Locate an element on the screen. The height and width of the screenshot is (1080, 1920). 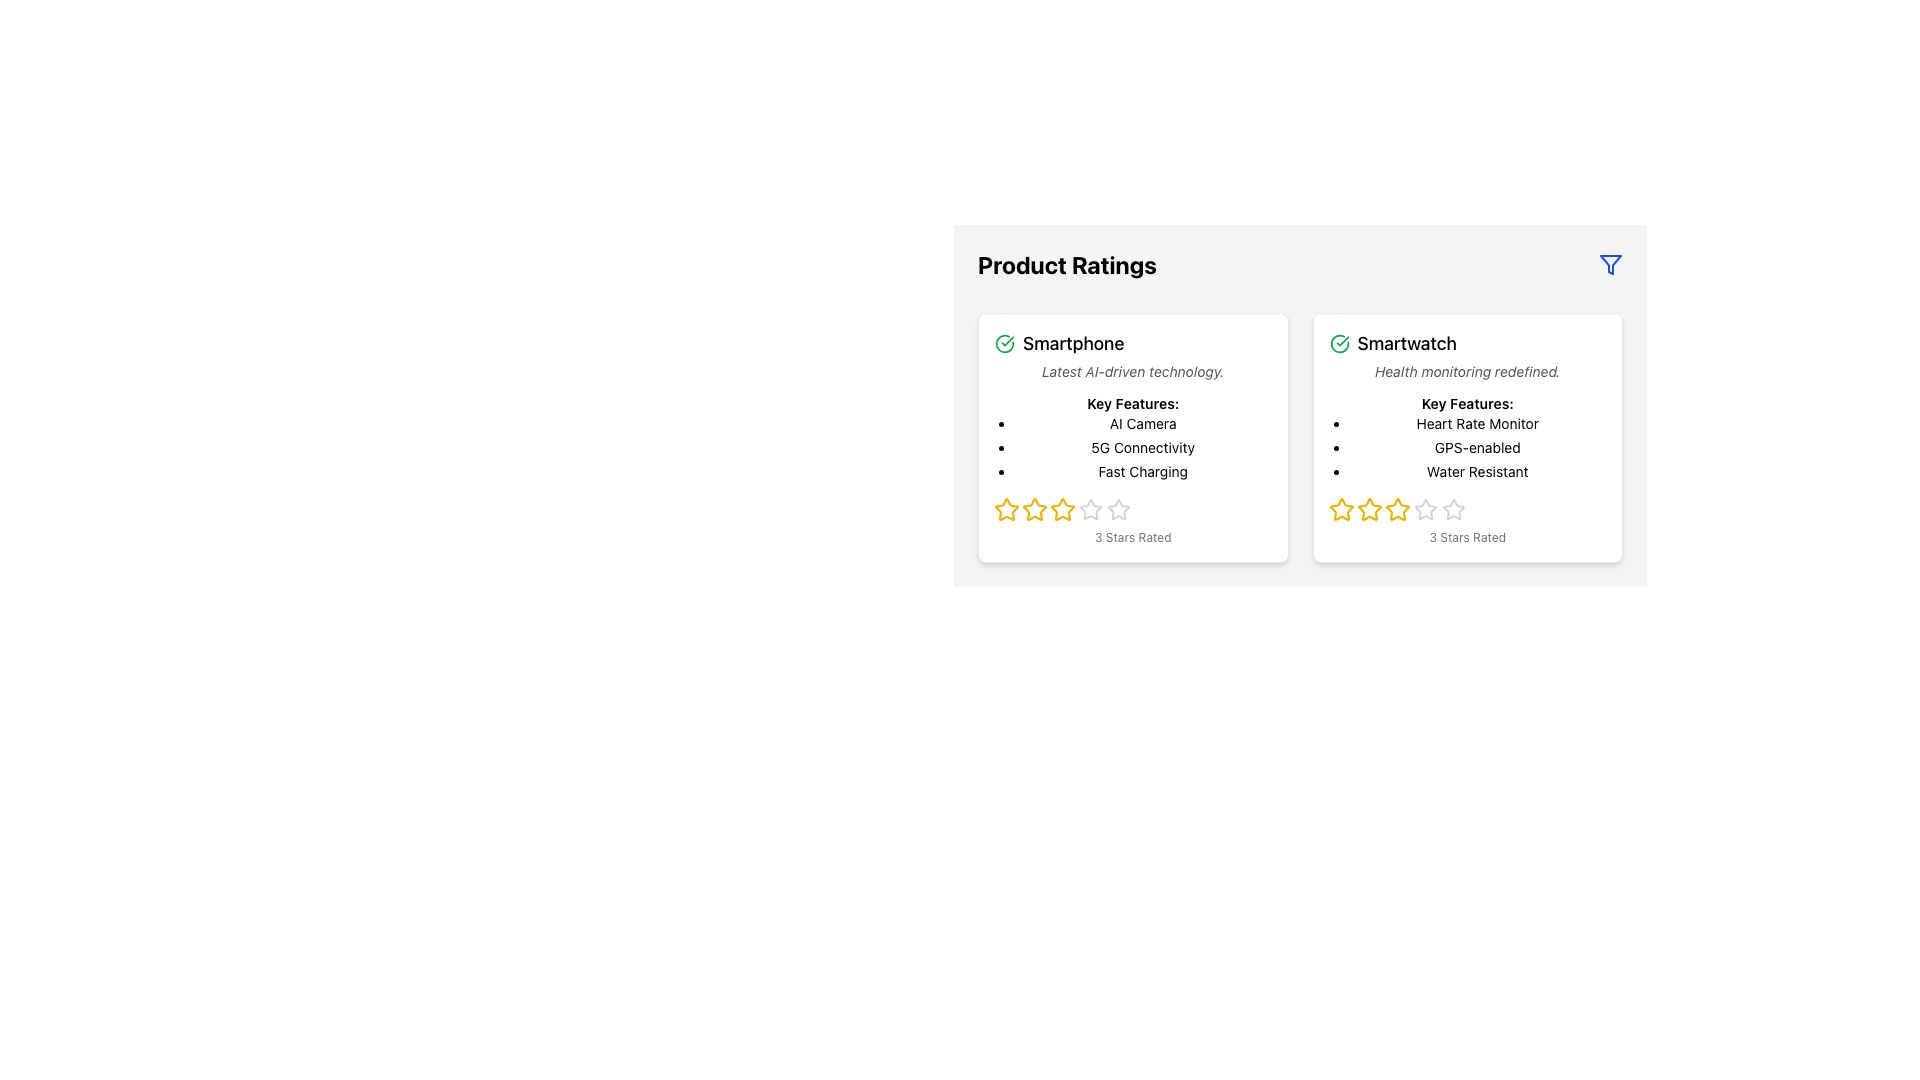
the filter icon located in the header section next to the 'Product Ratings' text is located at coordinates (1611, 264).